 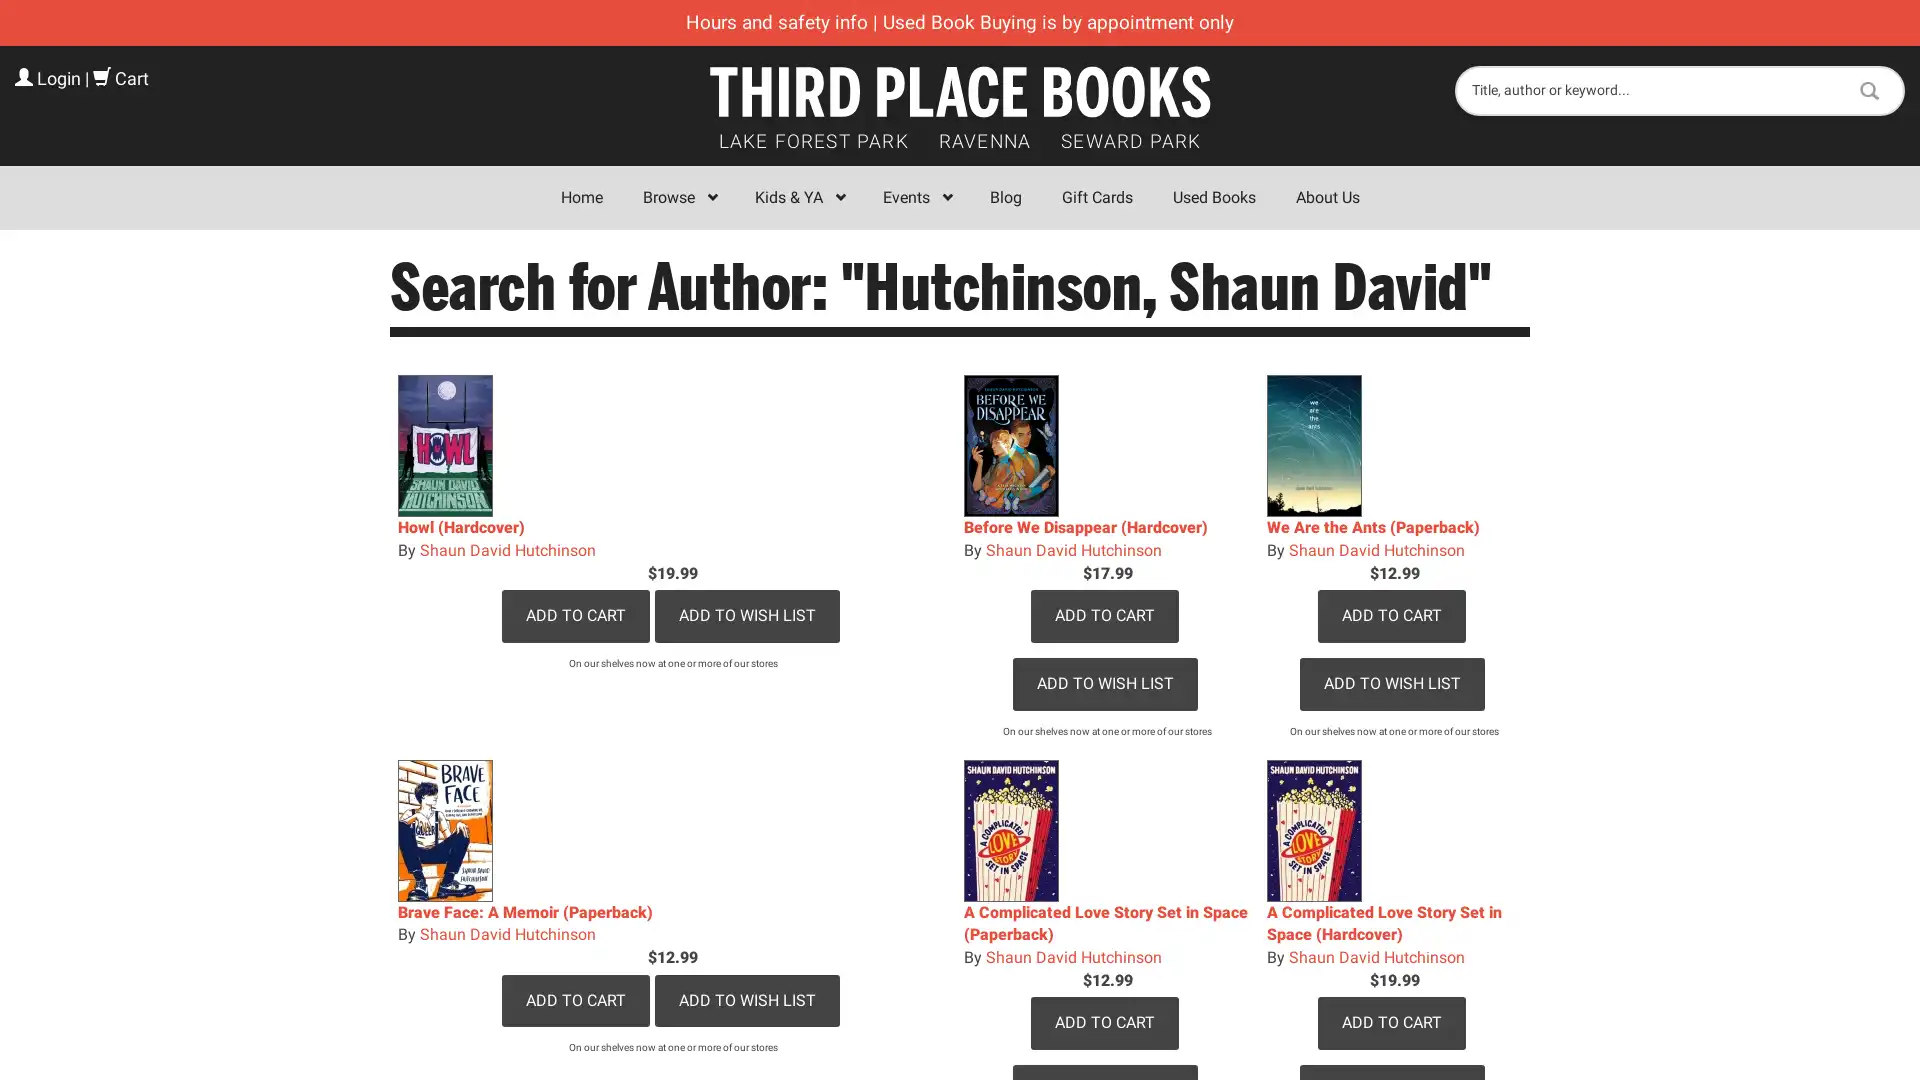 I want to click on Add to Cart, so click(x=1103, y=615).